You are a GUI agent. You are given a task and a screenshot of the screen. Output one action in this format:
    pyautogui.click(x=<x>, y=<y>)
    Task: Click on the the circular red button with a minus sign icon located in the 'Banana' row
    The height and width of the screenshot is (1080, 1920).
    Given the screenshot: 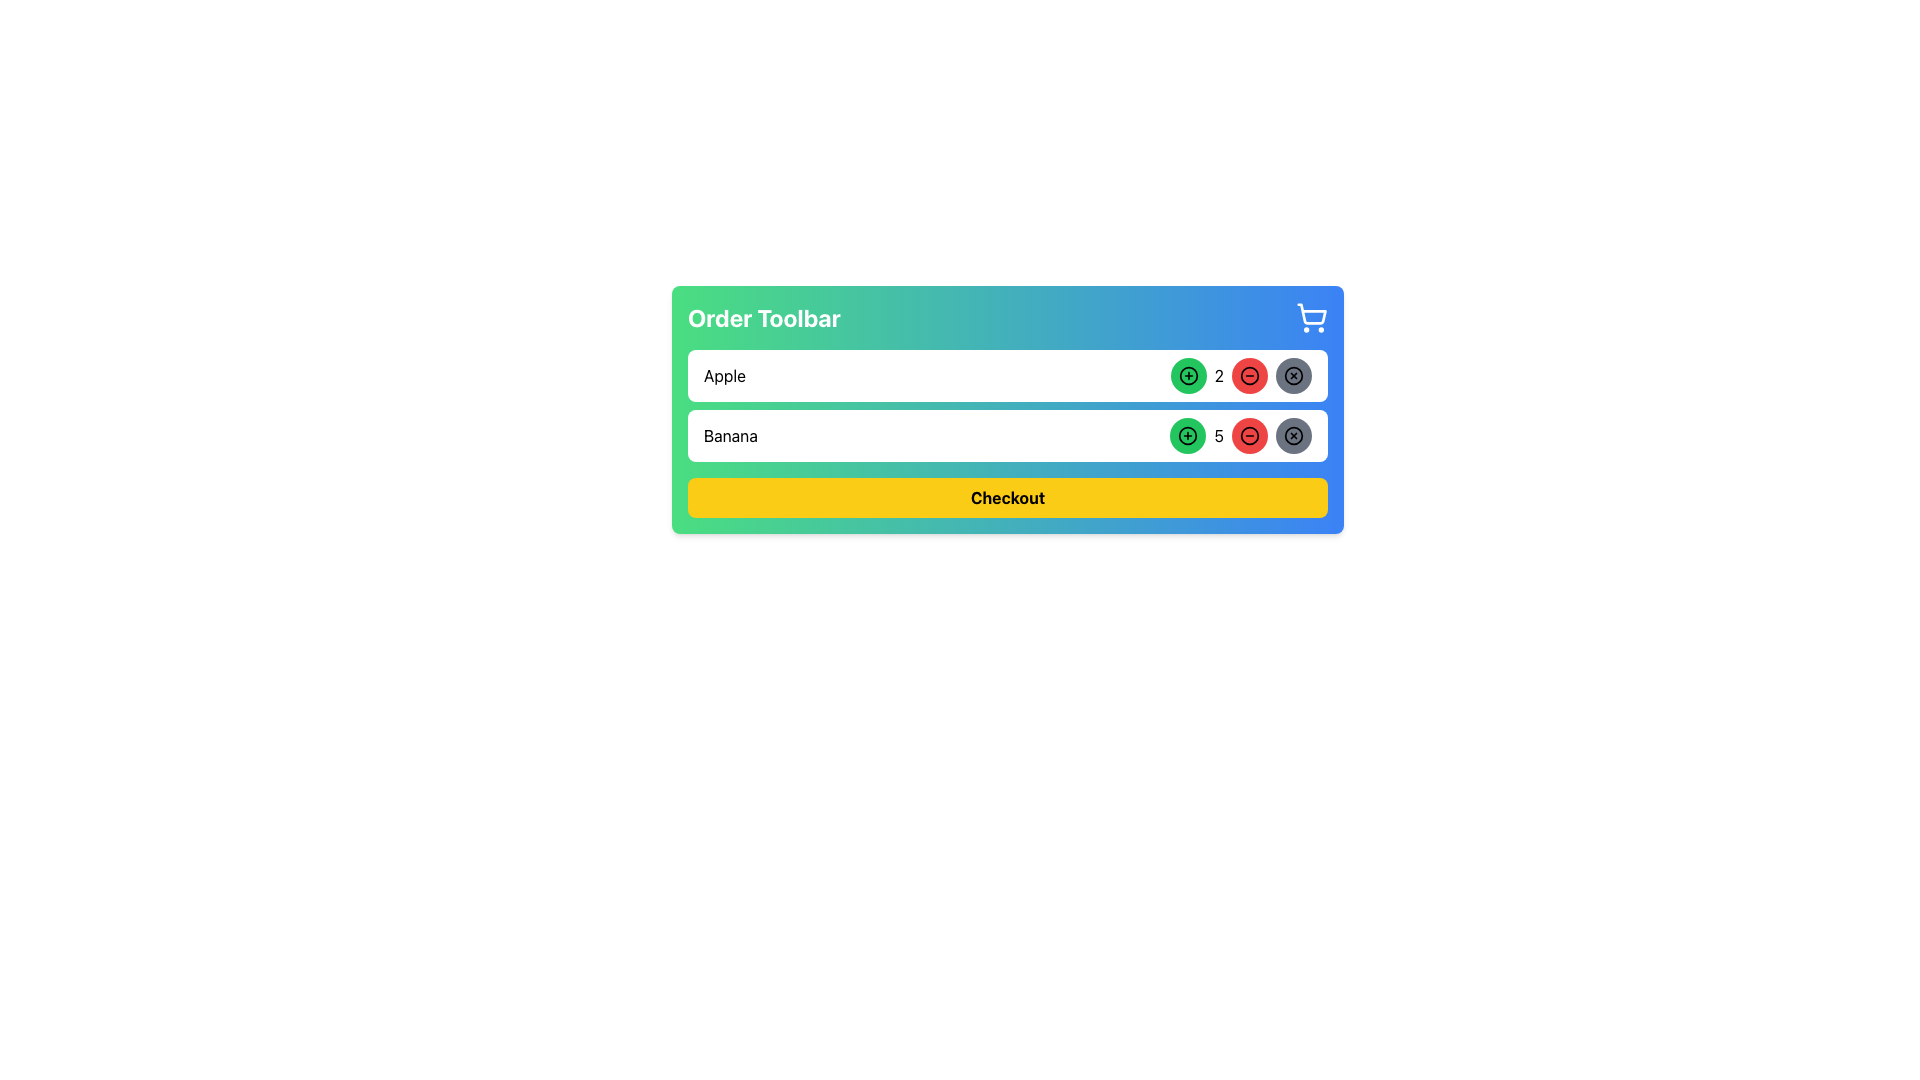 What is the action you would take?
    pyautogui.click(x=1248, y=434)
    